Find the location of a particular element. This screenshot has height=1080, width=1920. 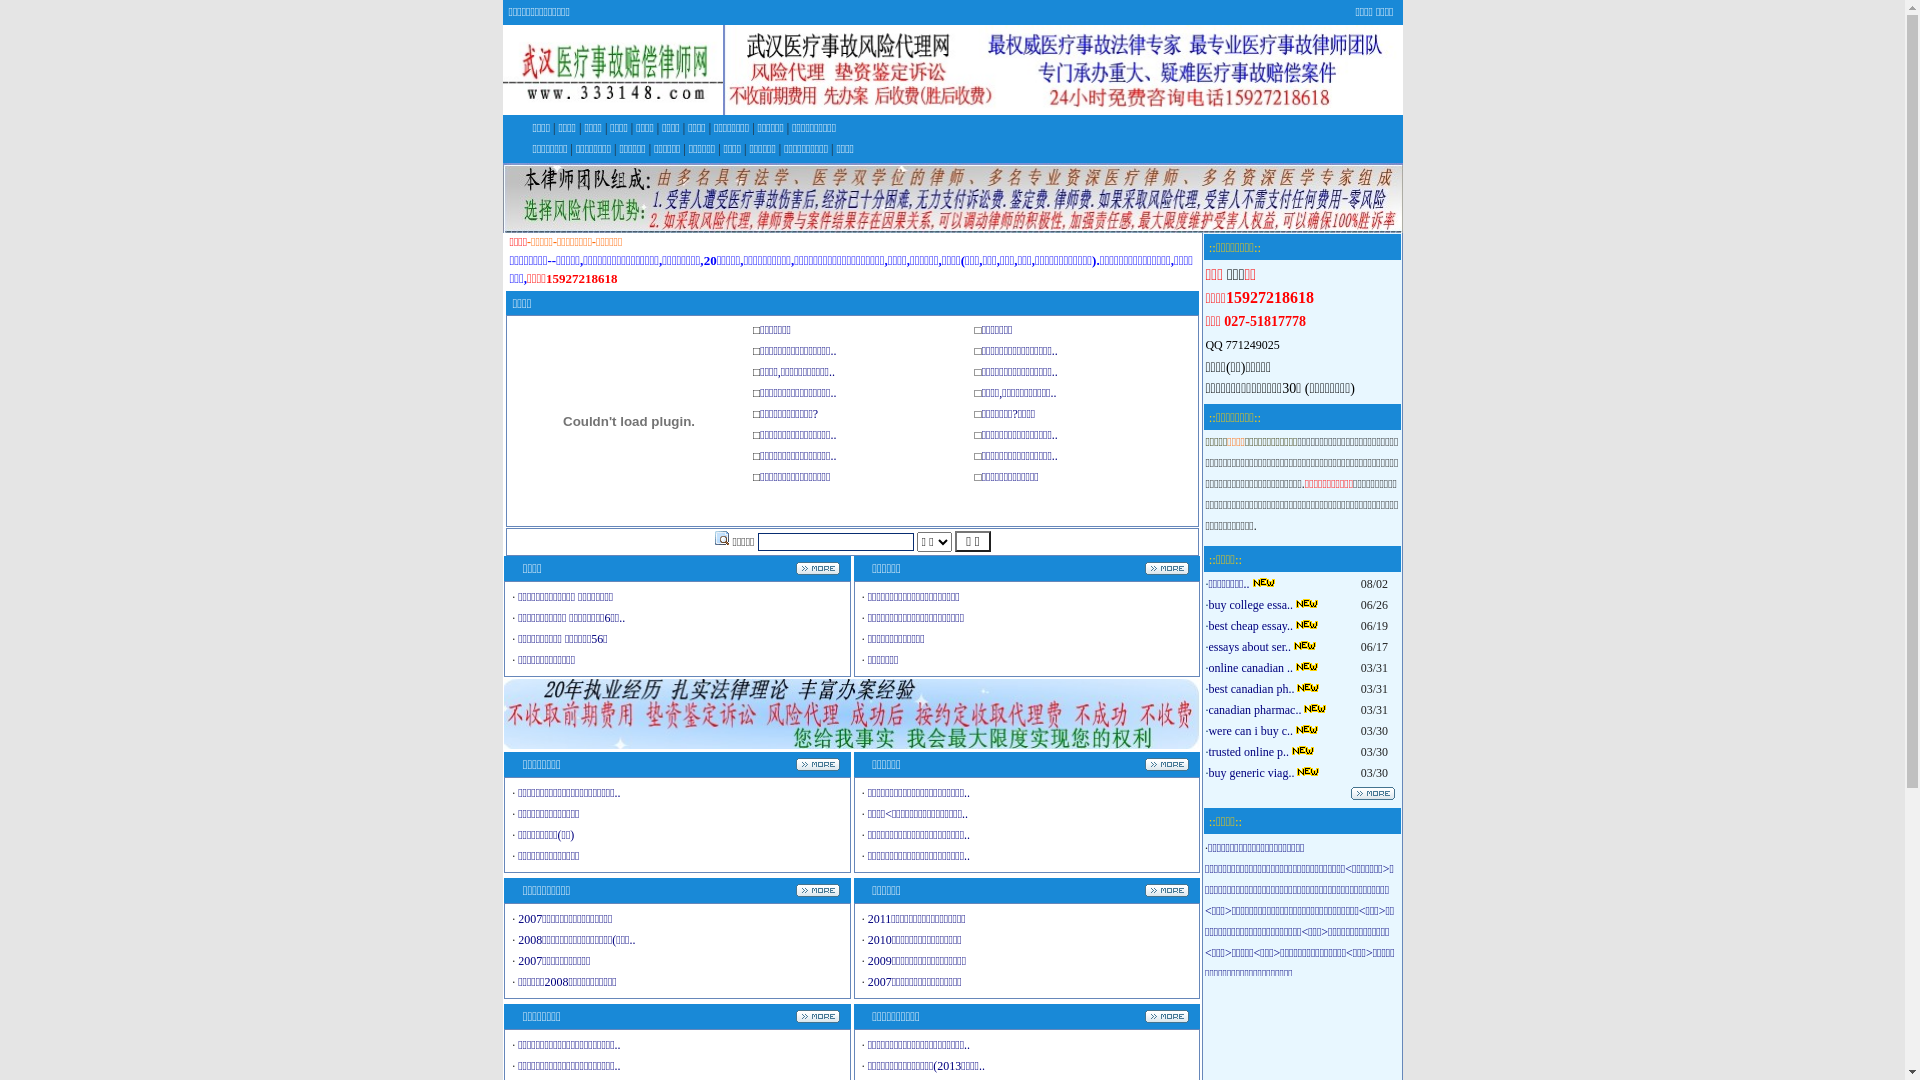

'were can i buy c..' is located at coordinates (1249, 731).